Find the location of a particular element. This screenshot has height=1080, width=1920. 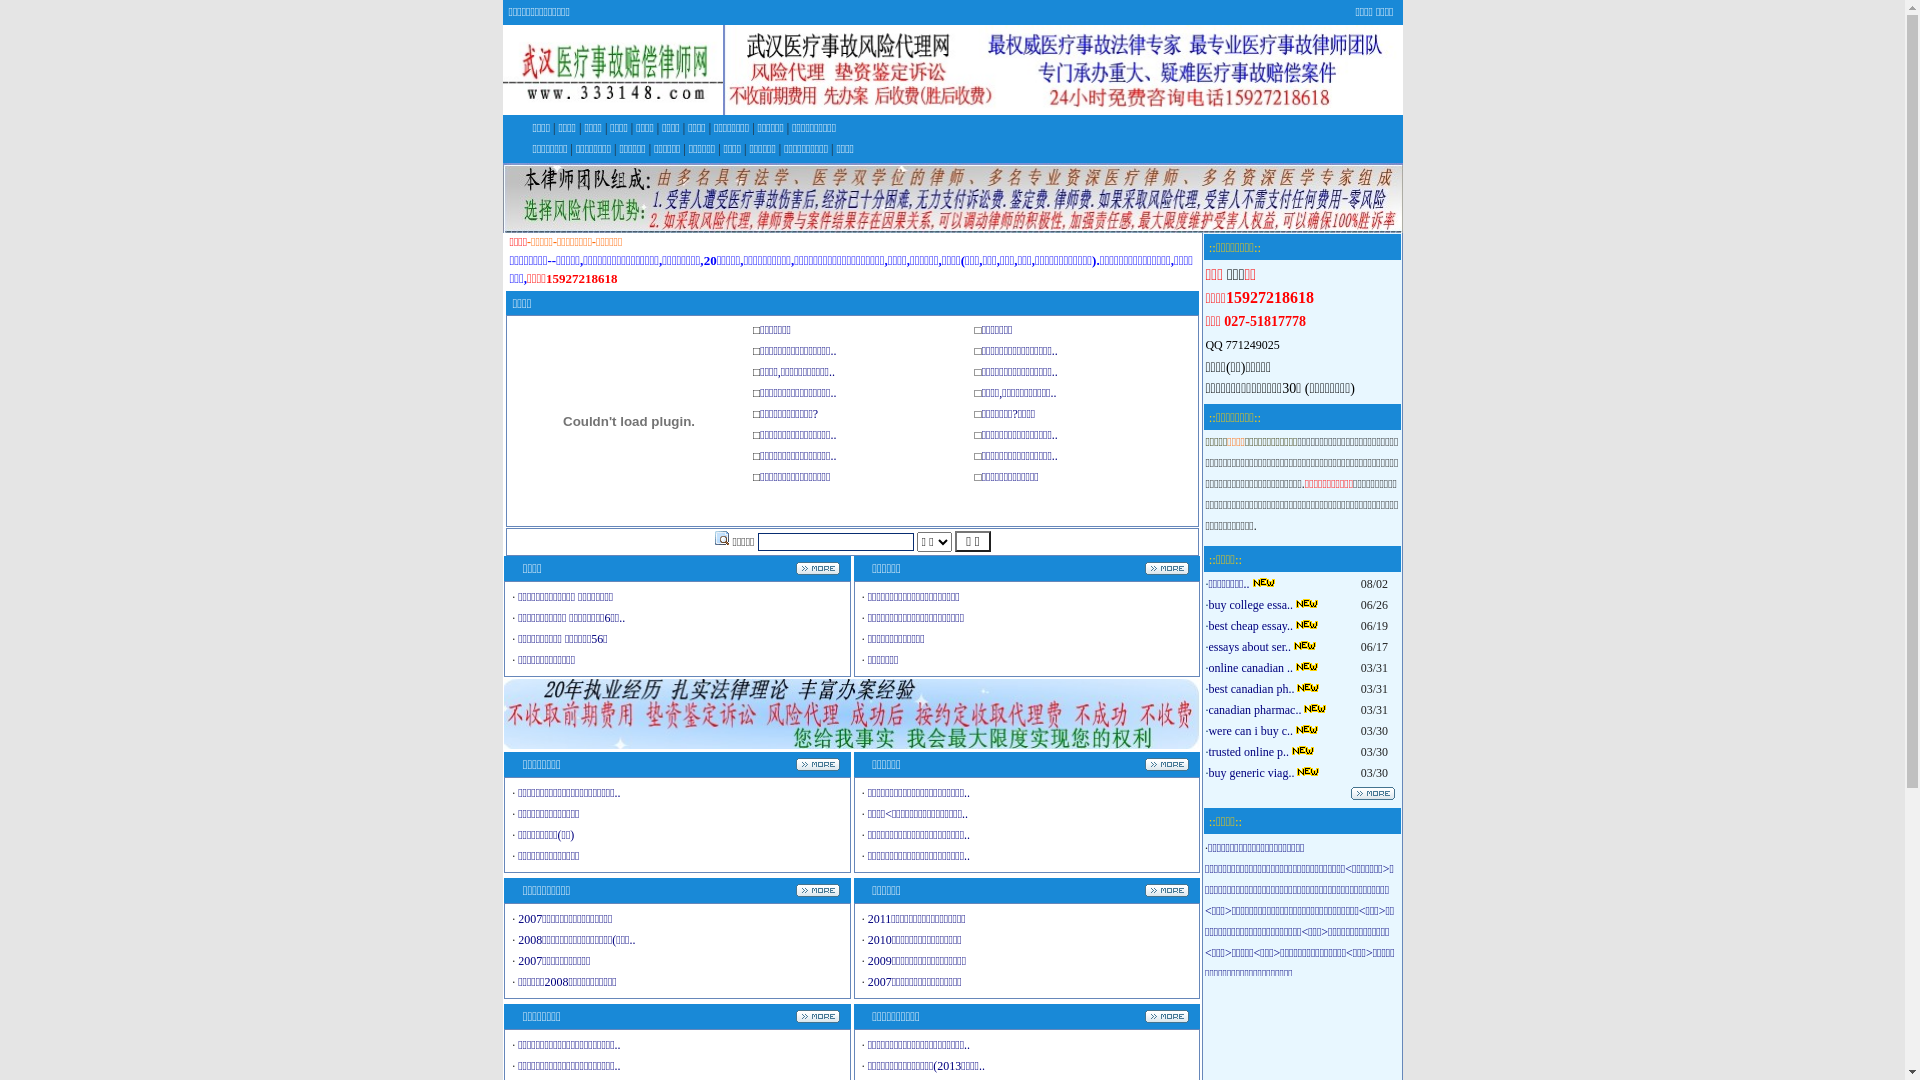

'were can i buy c..' is located at coordinates (1249, 731).